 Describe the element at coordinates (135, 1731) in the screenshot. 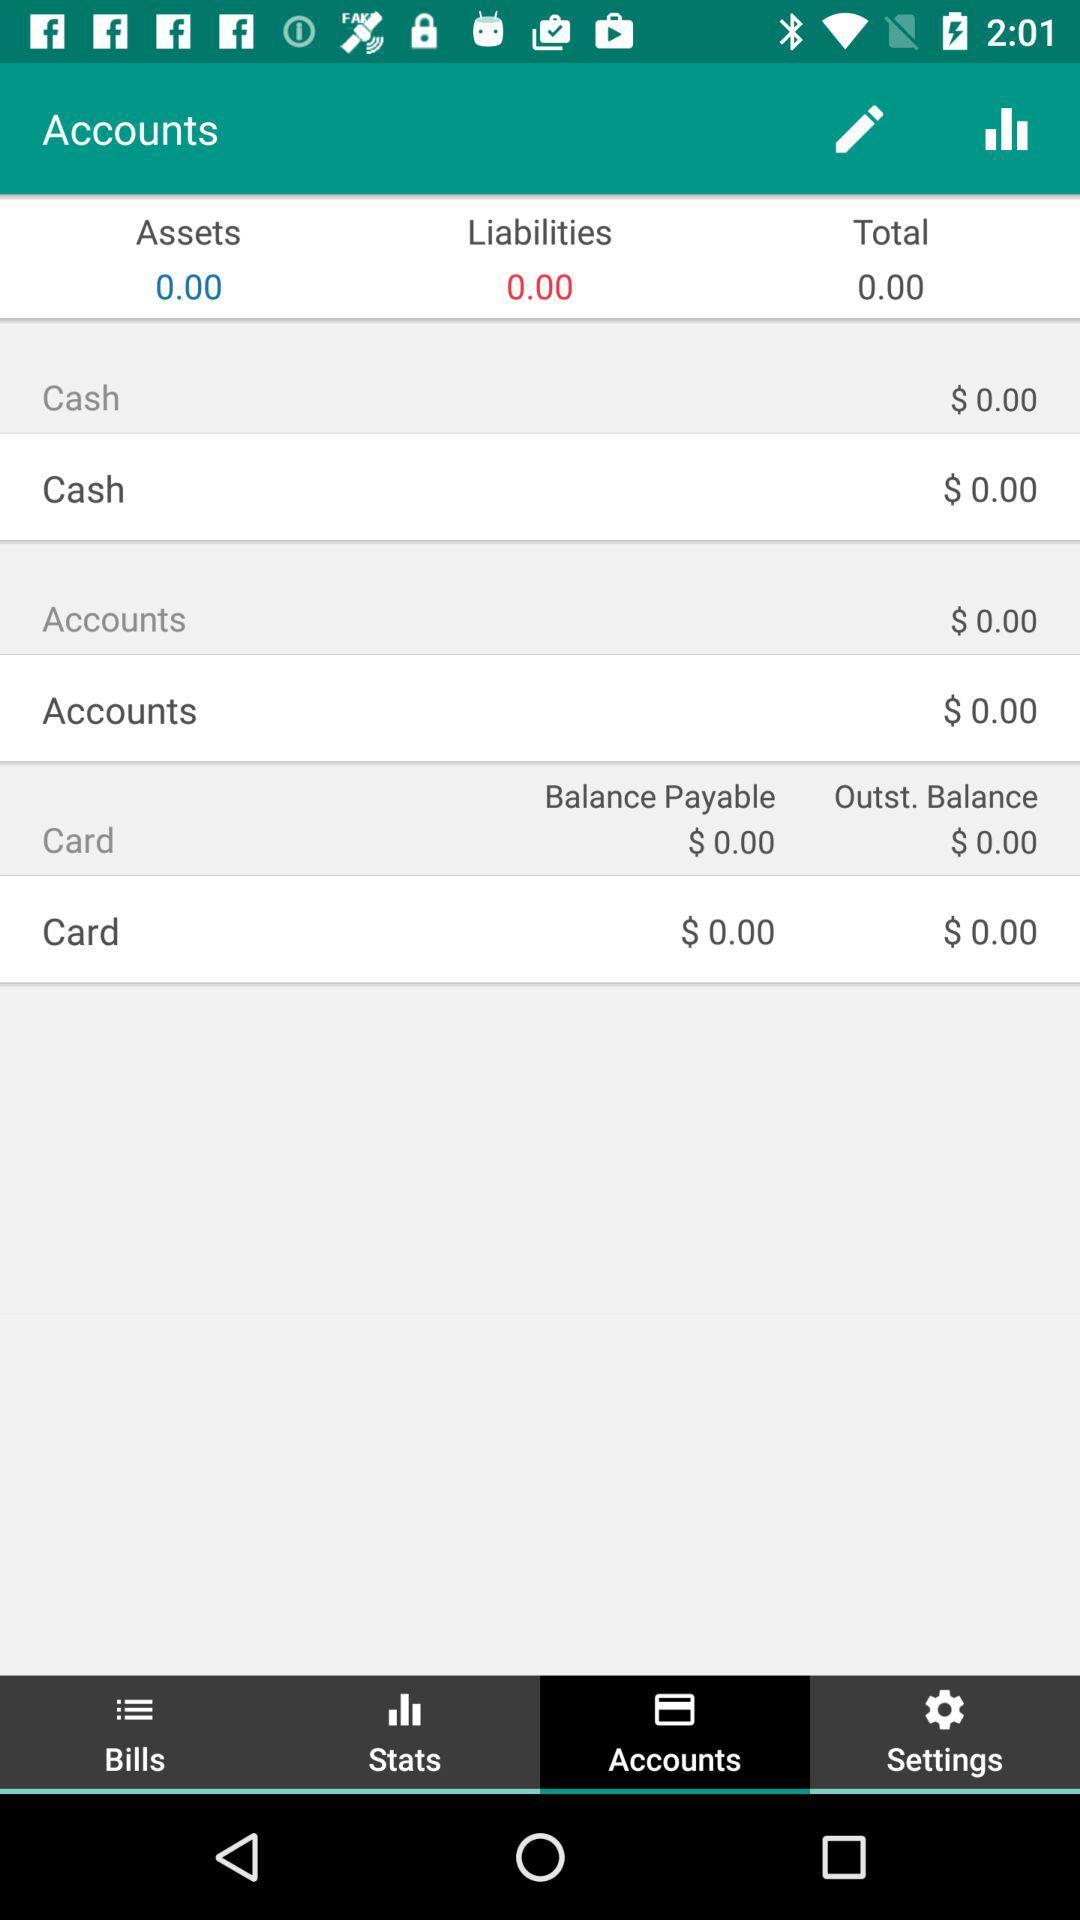

I see `item next to stats` at that location.